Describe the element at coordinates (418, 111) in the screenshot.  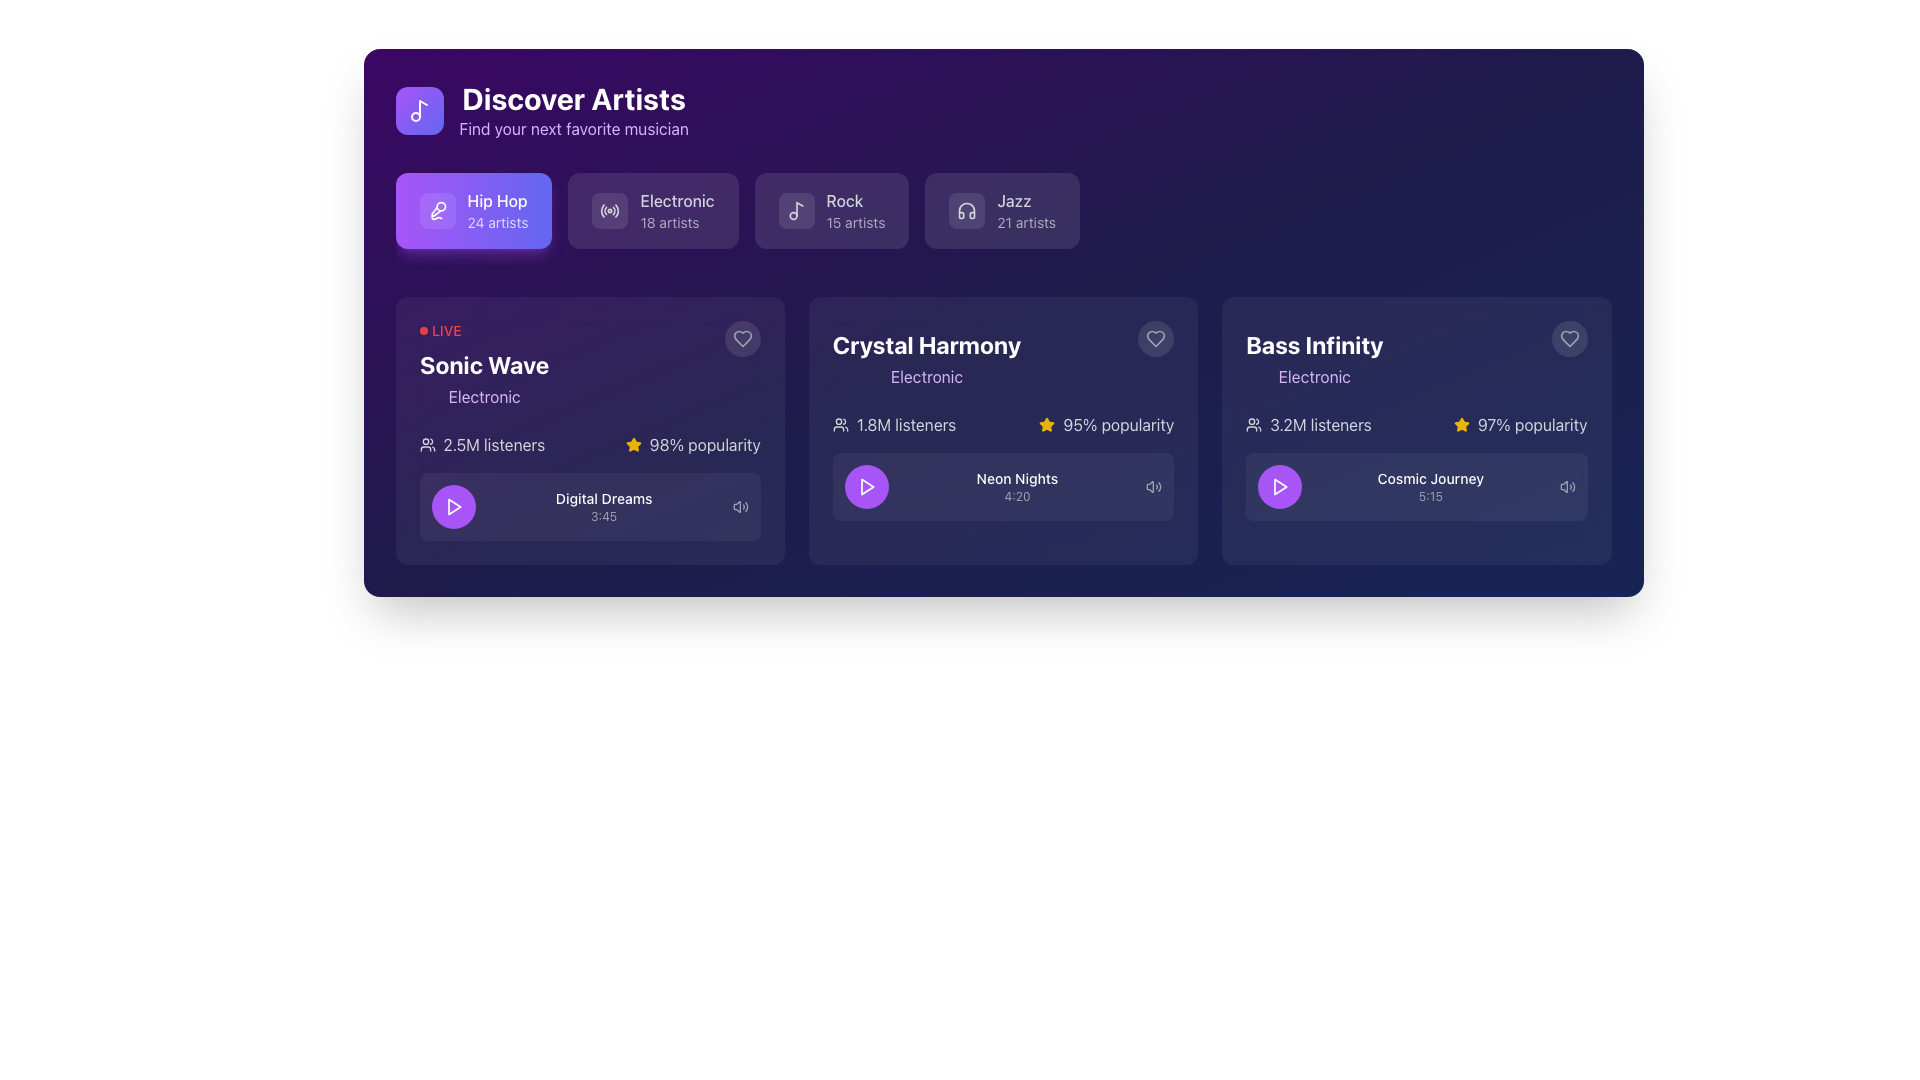
I see `the musical note icon, which is a small white icon with a circular note head and an upward stem, set against a purple gradient square background, located in the top-left area of the interface` at that location.